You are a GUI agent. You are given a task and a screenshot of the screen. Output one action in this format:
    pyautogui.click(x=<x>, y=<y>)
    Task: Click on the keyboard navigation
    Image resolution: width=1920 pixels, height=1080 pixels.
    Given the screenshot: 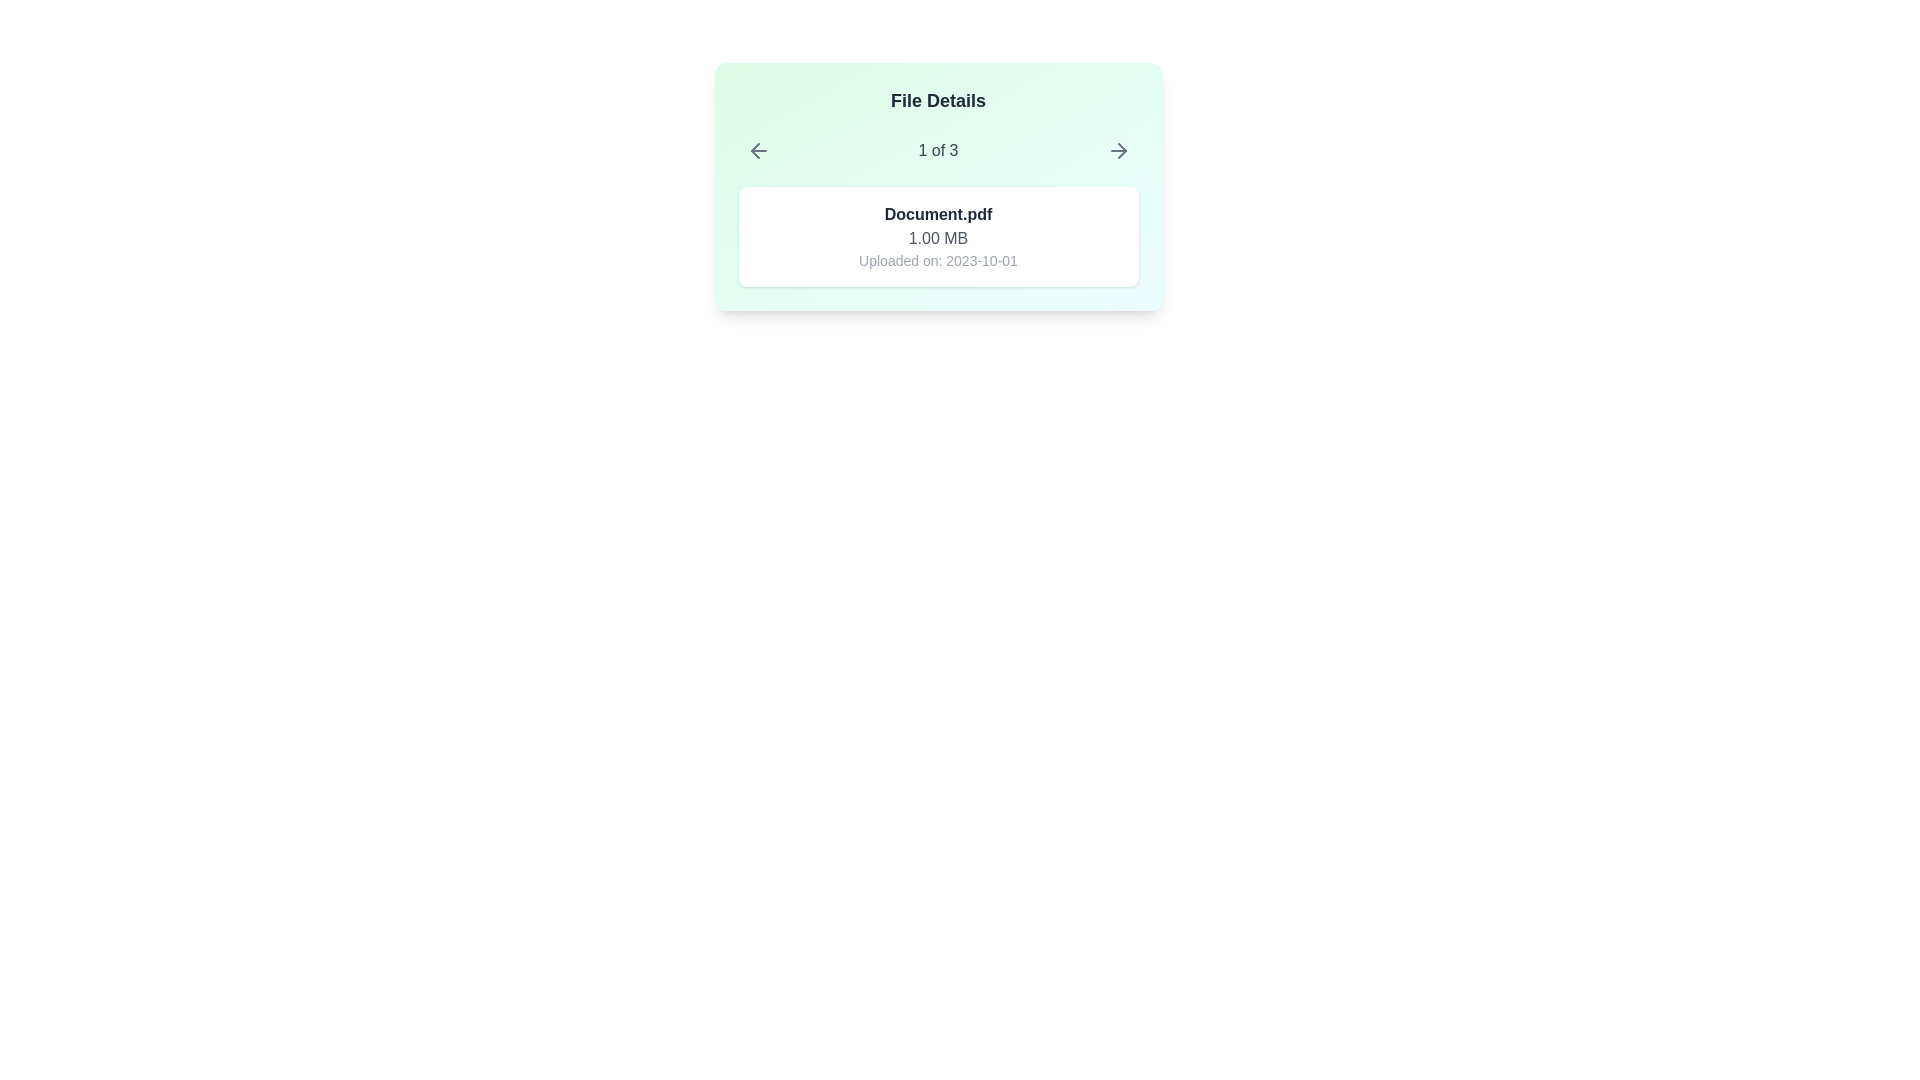 What is the action you would take?
    pyautogui.click(x=753, y=149)
    